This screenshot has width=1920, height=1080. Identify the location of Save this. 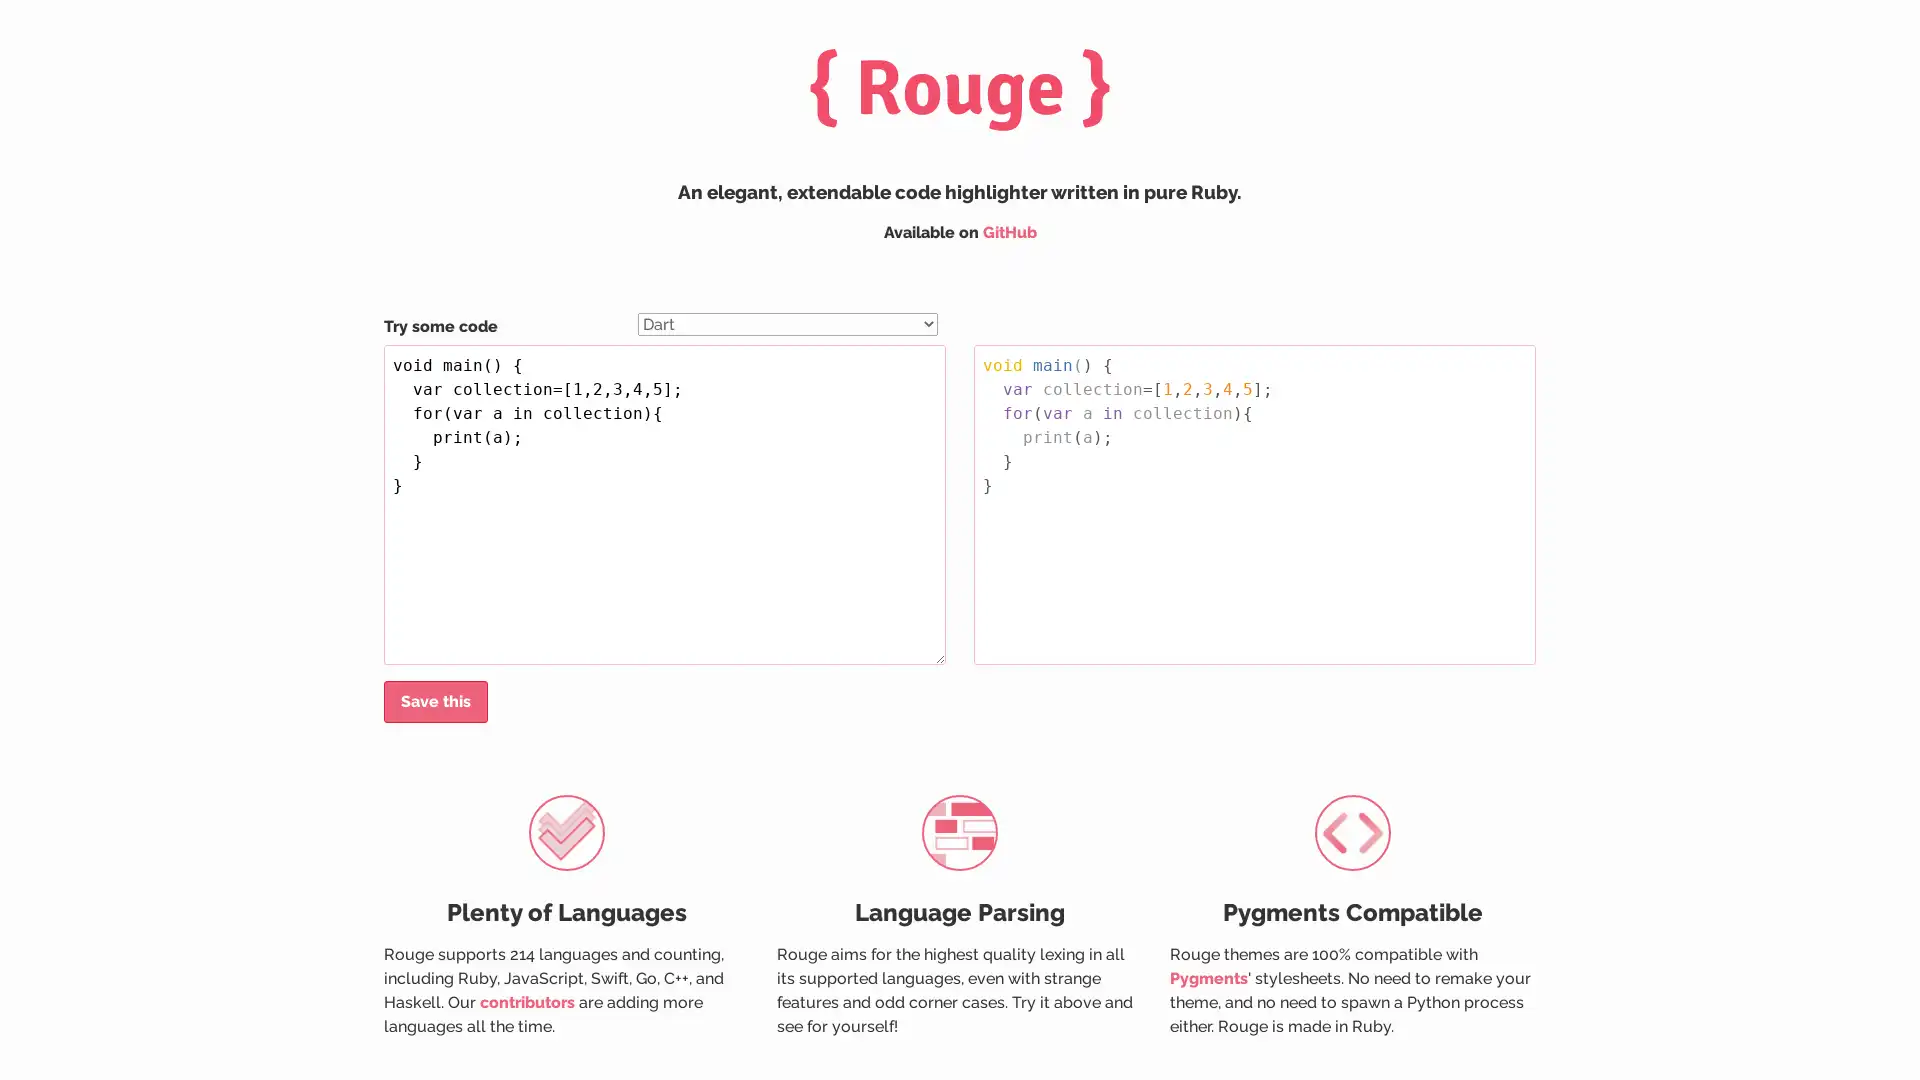
(435, 701).